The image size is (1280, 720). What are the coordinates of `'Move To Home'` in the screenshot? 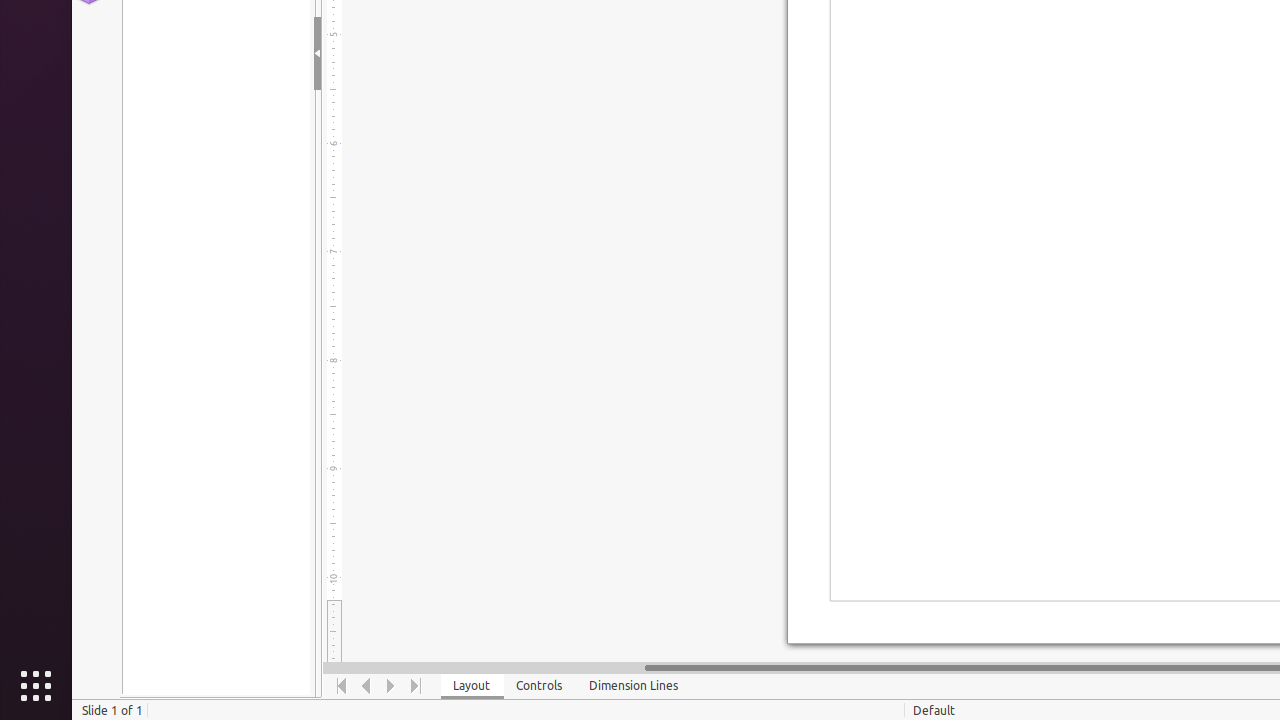 It's located at (341, 685).